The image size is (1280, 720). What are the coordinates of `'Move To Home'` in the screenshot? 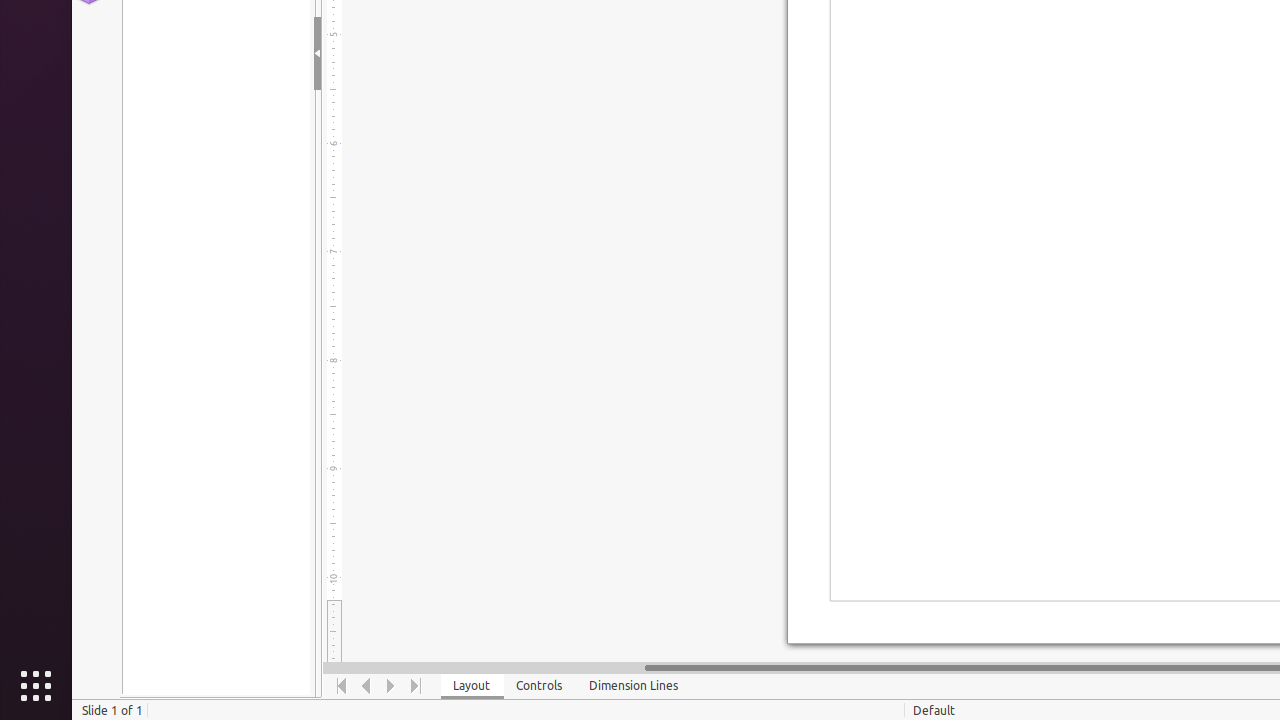 It's located at (341, 685).